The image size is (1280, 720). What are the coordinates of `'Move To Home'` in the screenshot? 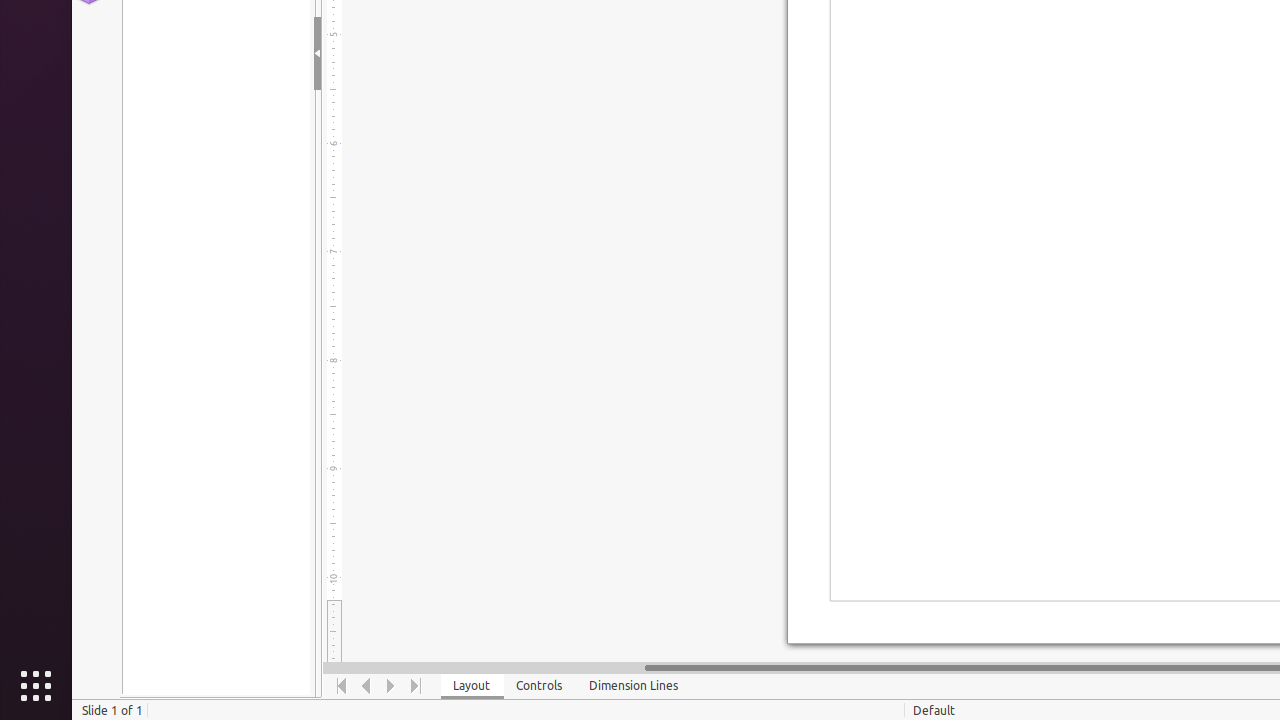 It's located at (341, 685).